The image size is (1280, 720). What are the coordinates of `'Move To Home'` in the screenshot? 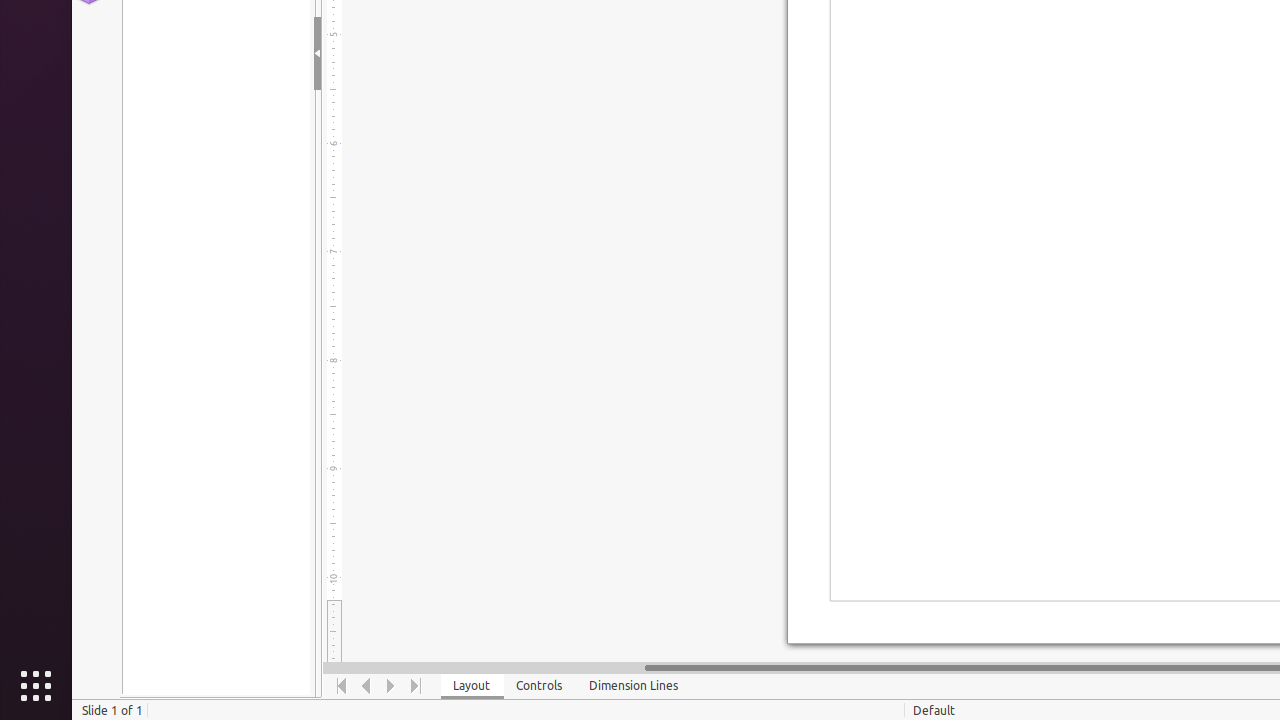 It's located at (341, 685).